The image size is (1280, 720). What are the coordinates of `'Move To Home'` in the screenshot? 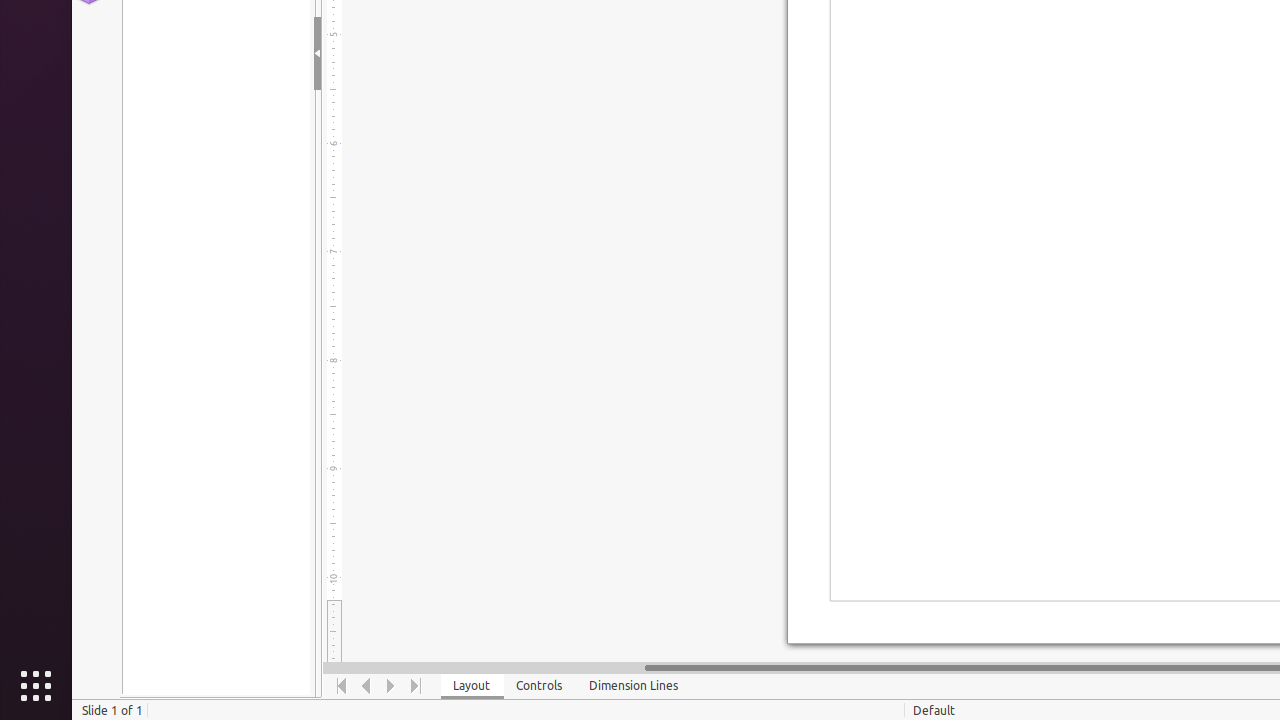 It's located at (341, 685).